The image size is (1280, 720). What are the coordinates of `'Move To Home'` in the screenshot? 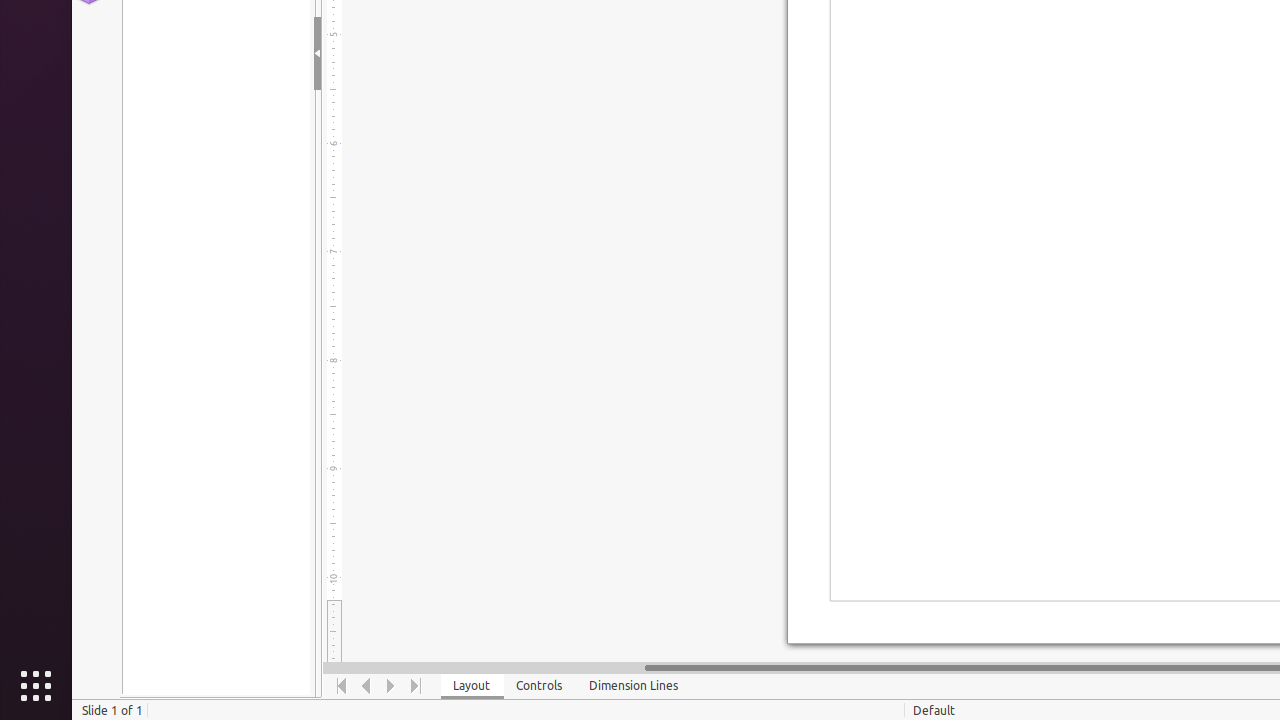 It's located at (341, 685).